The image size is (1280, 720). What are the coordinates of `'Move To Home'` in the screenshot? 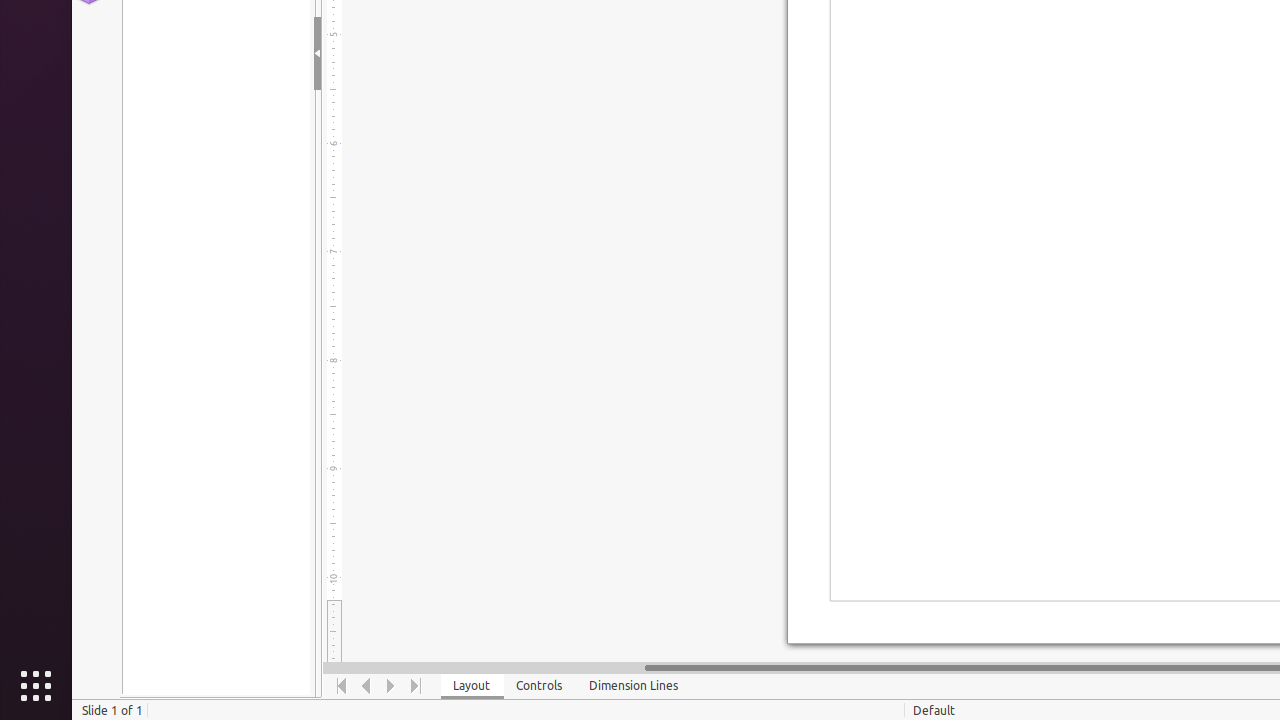 It's located at (341, 685).